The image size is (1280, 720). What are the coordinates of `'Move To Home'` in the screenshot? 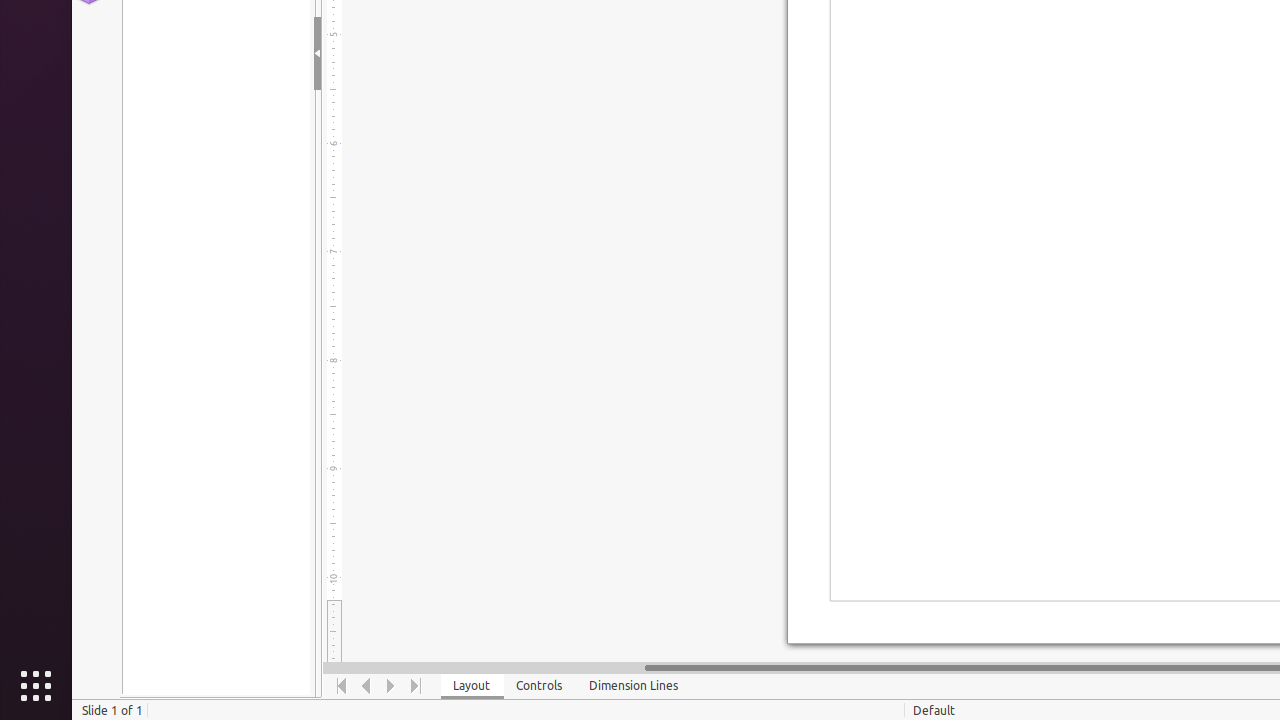 It's located at (341, 685).